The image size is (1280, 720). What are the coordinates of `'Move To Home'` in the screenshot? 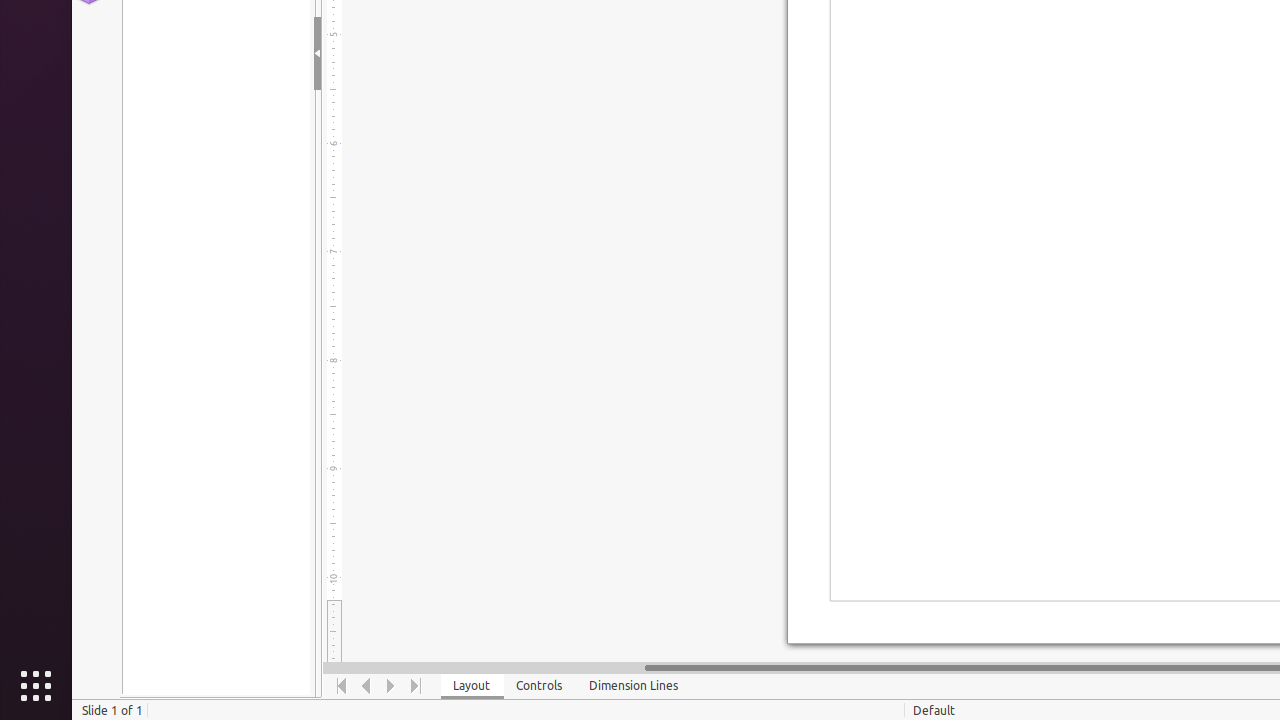 It's located at (341, 685).